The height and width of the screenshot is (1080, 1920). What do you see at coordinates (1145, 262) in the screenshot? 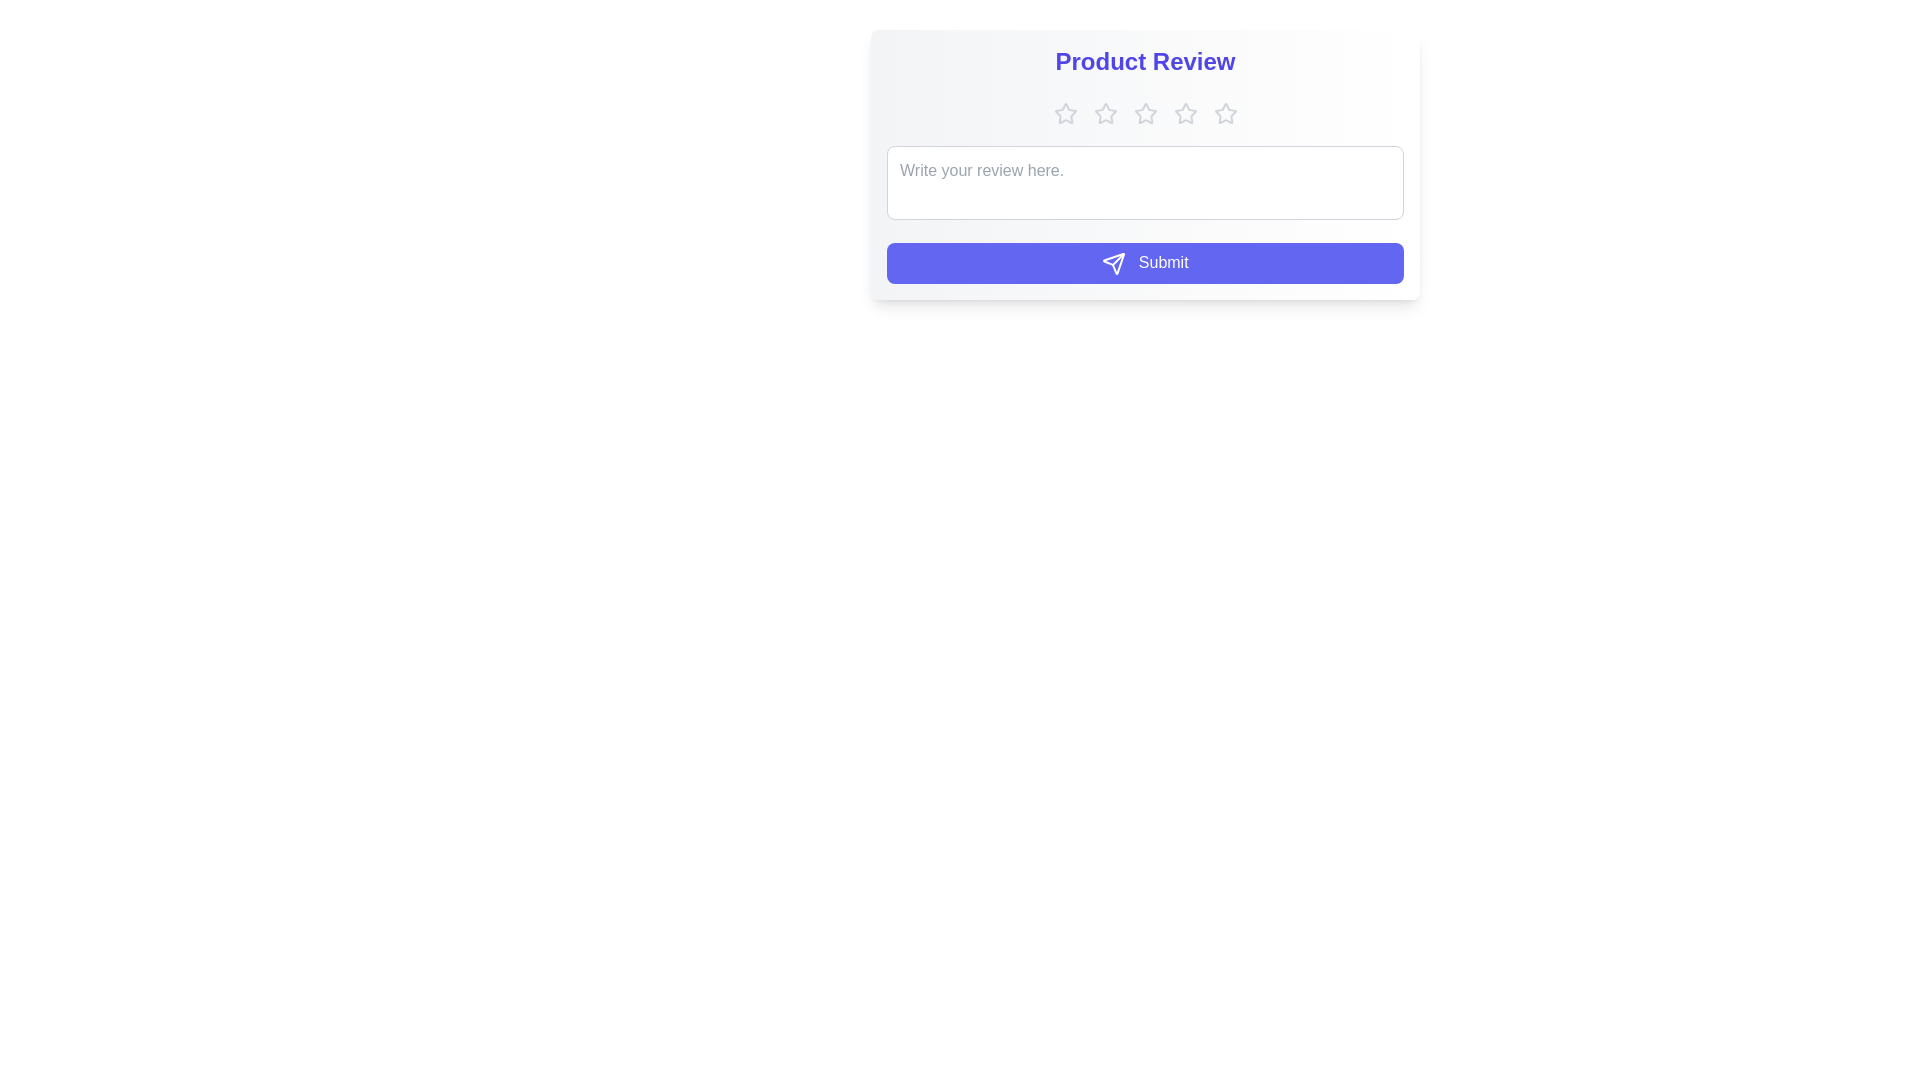
I see `the submit button to submit the review` at bounding box center [1145, 262].